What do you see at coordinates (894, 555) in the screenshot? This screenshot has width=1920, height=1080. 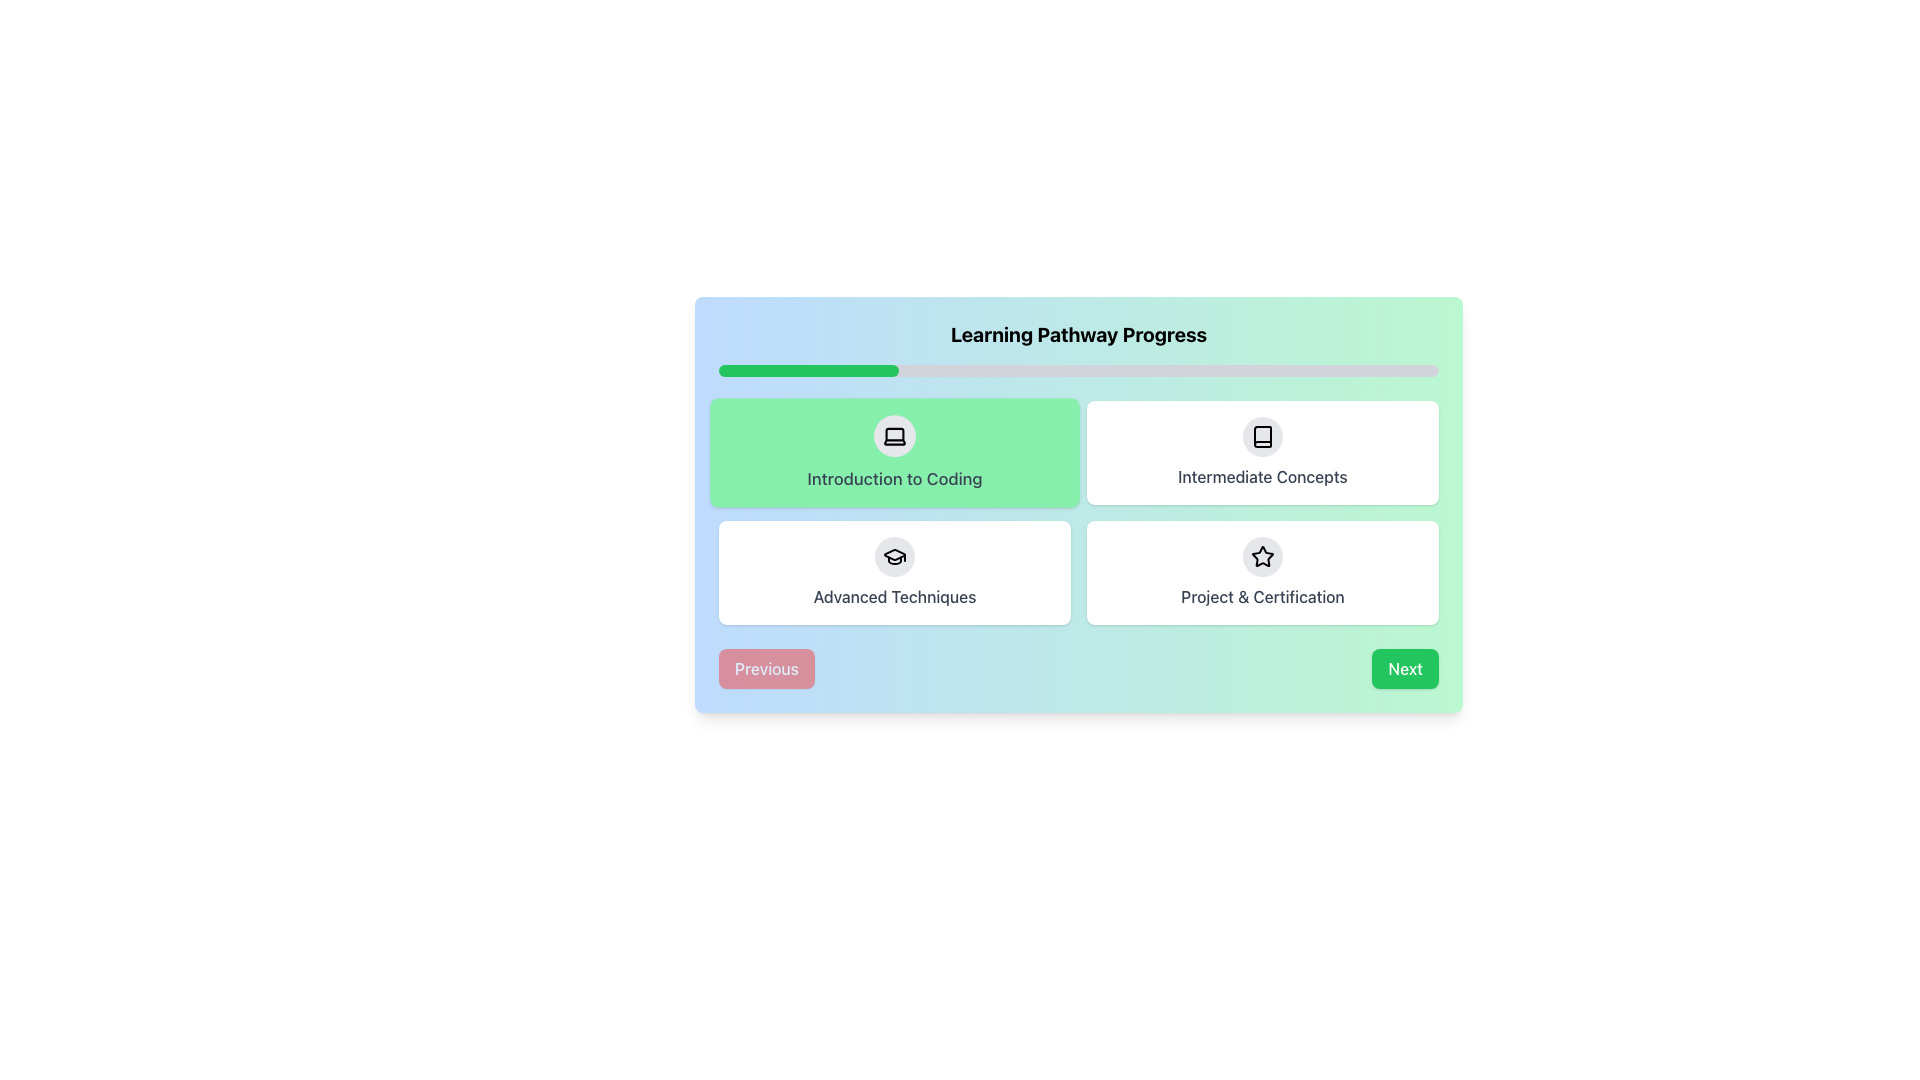 I see `the SVG icon representing 'Advanced Techniques' located in the bottom-left quadrant of the interface` at bounding box center [894, 555].